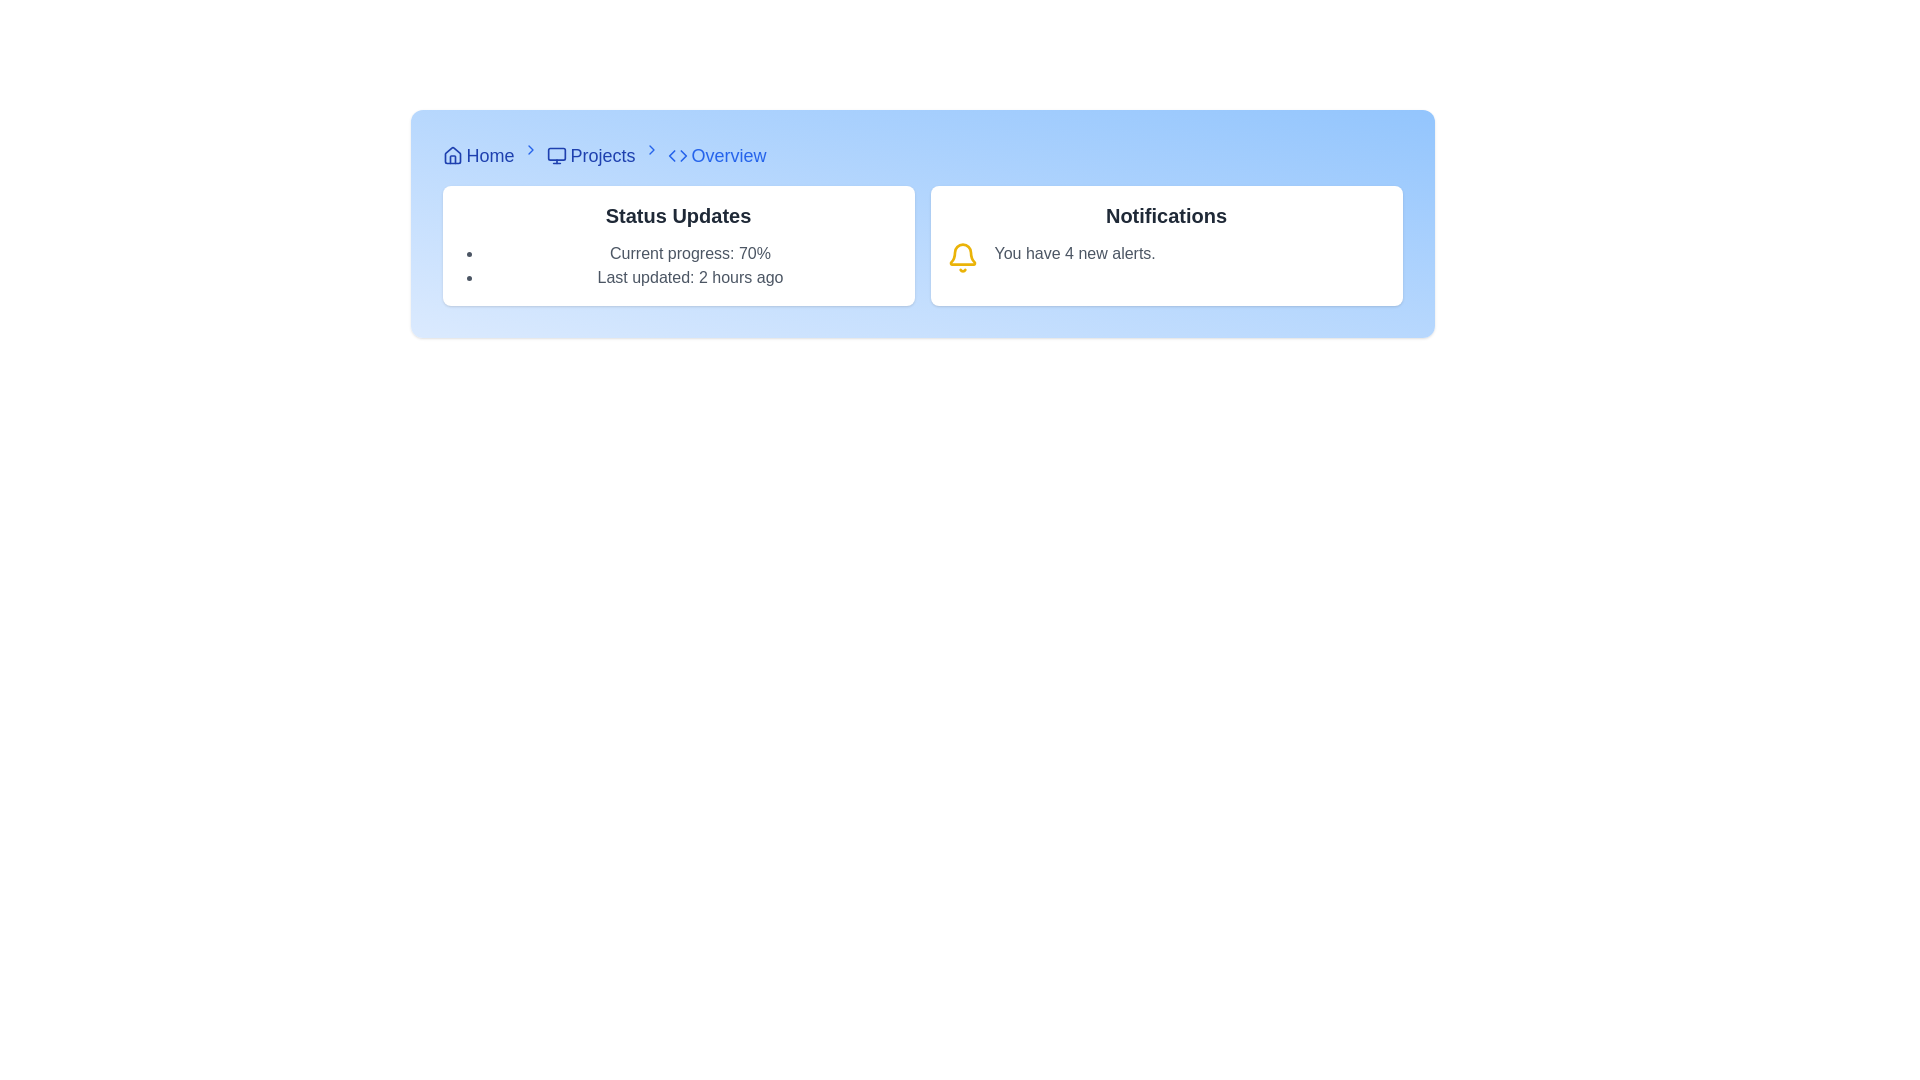 This screenshot has width=1920, height=1080. I want to click on the third icon in the breadcrumb navigation bar, which separates the 'Projects' and 'Overview' text links, so click(651, 149).